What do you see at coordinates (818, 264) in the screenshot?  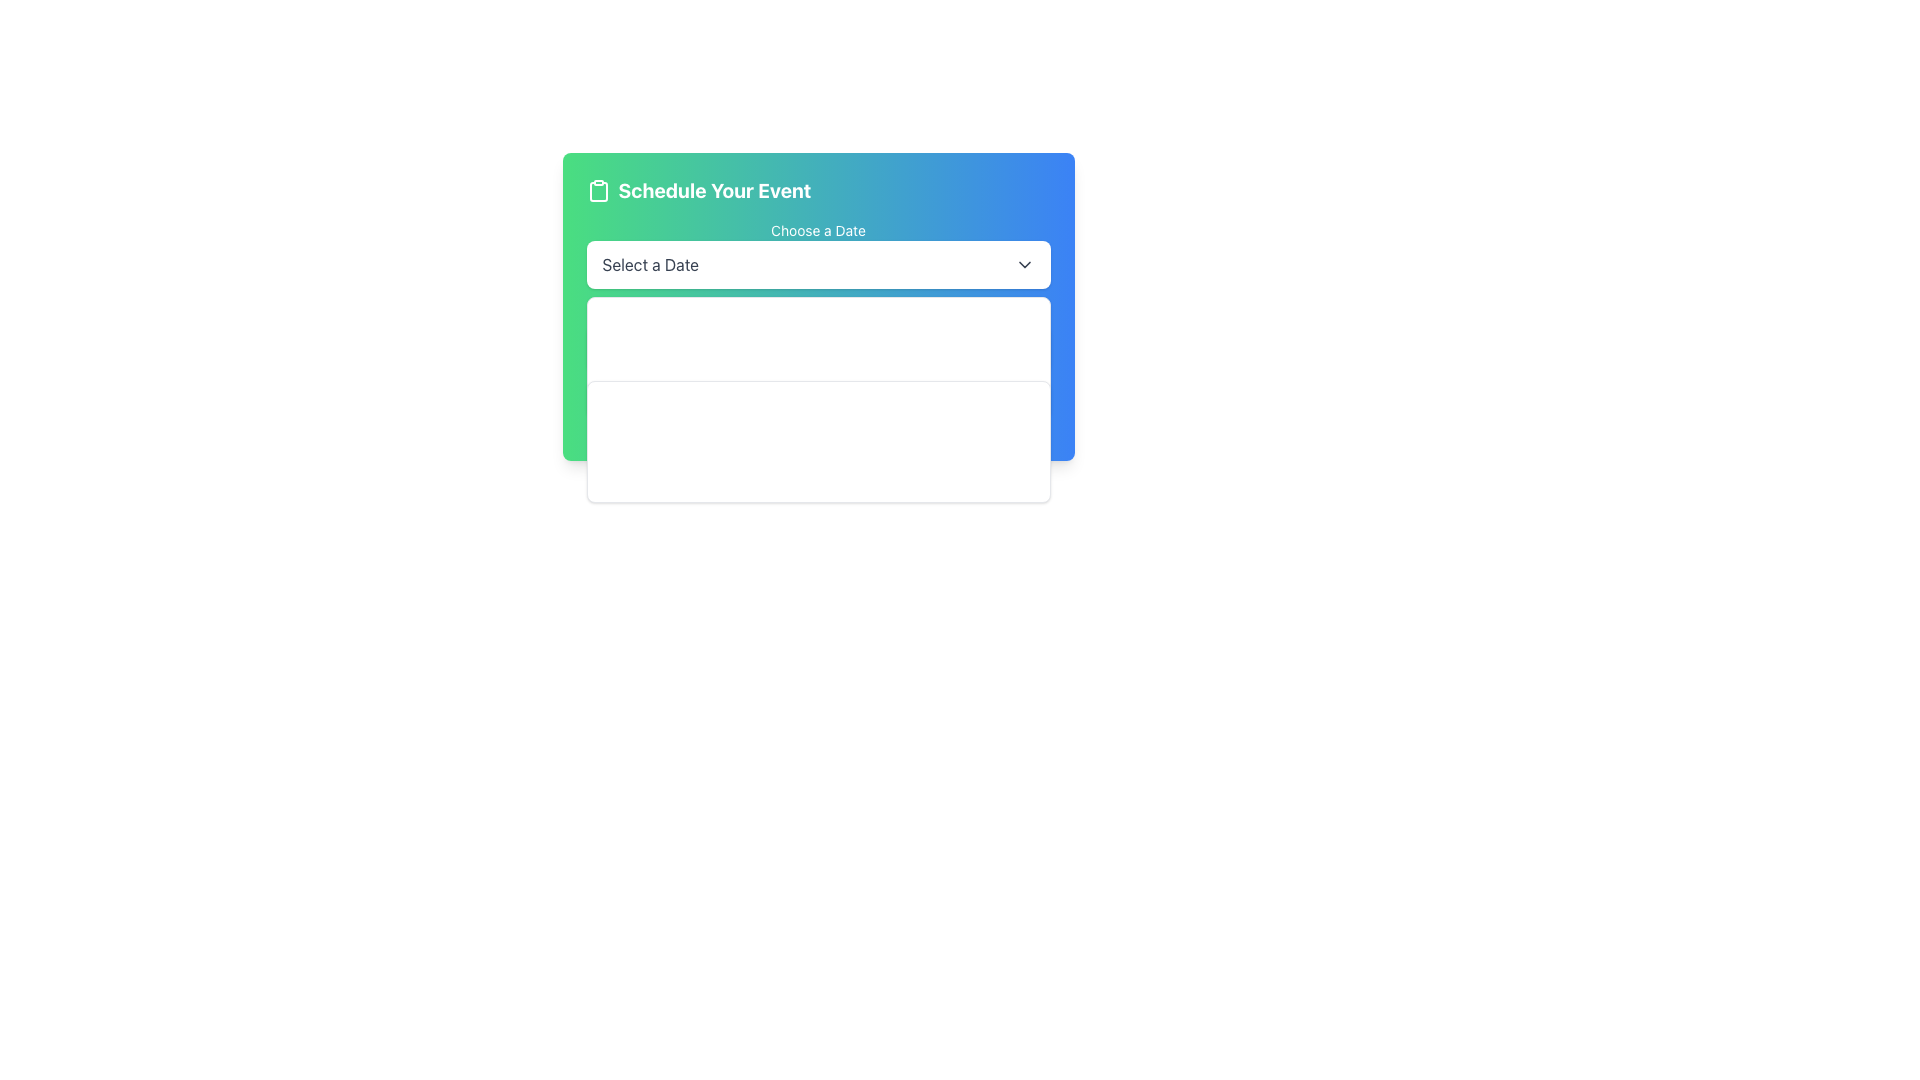 I see `a date from the dropdown menu labeled 'Select a Date', which is styled with a white background and rounded corners, located just below the 'Choose a Date' label` at bounding box center [818, 264].